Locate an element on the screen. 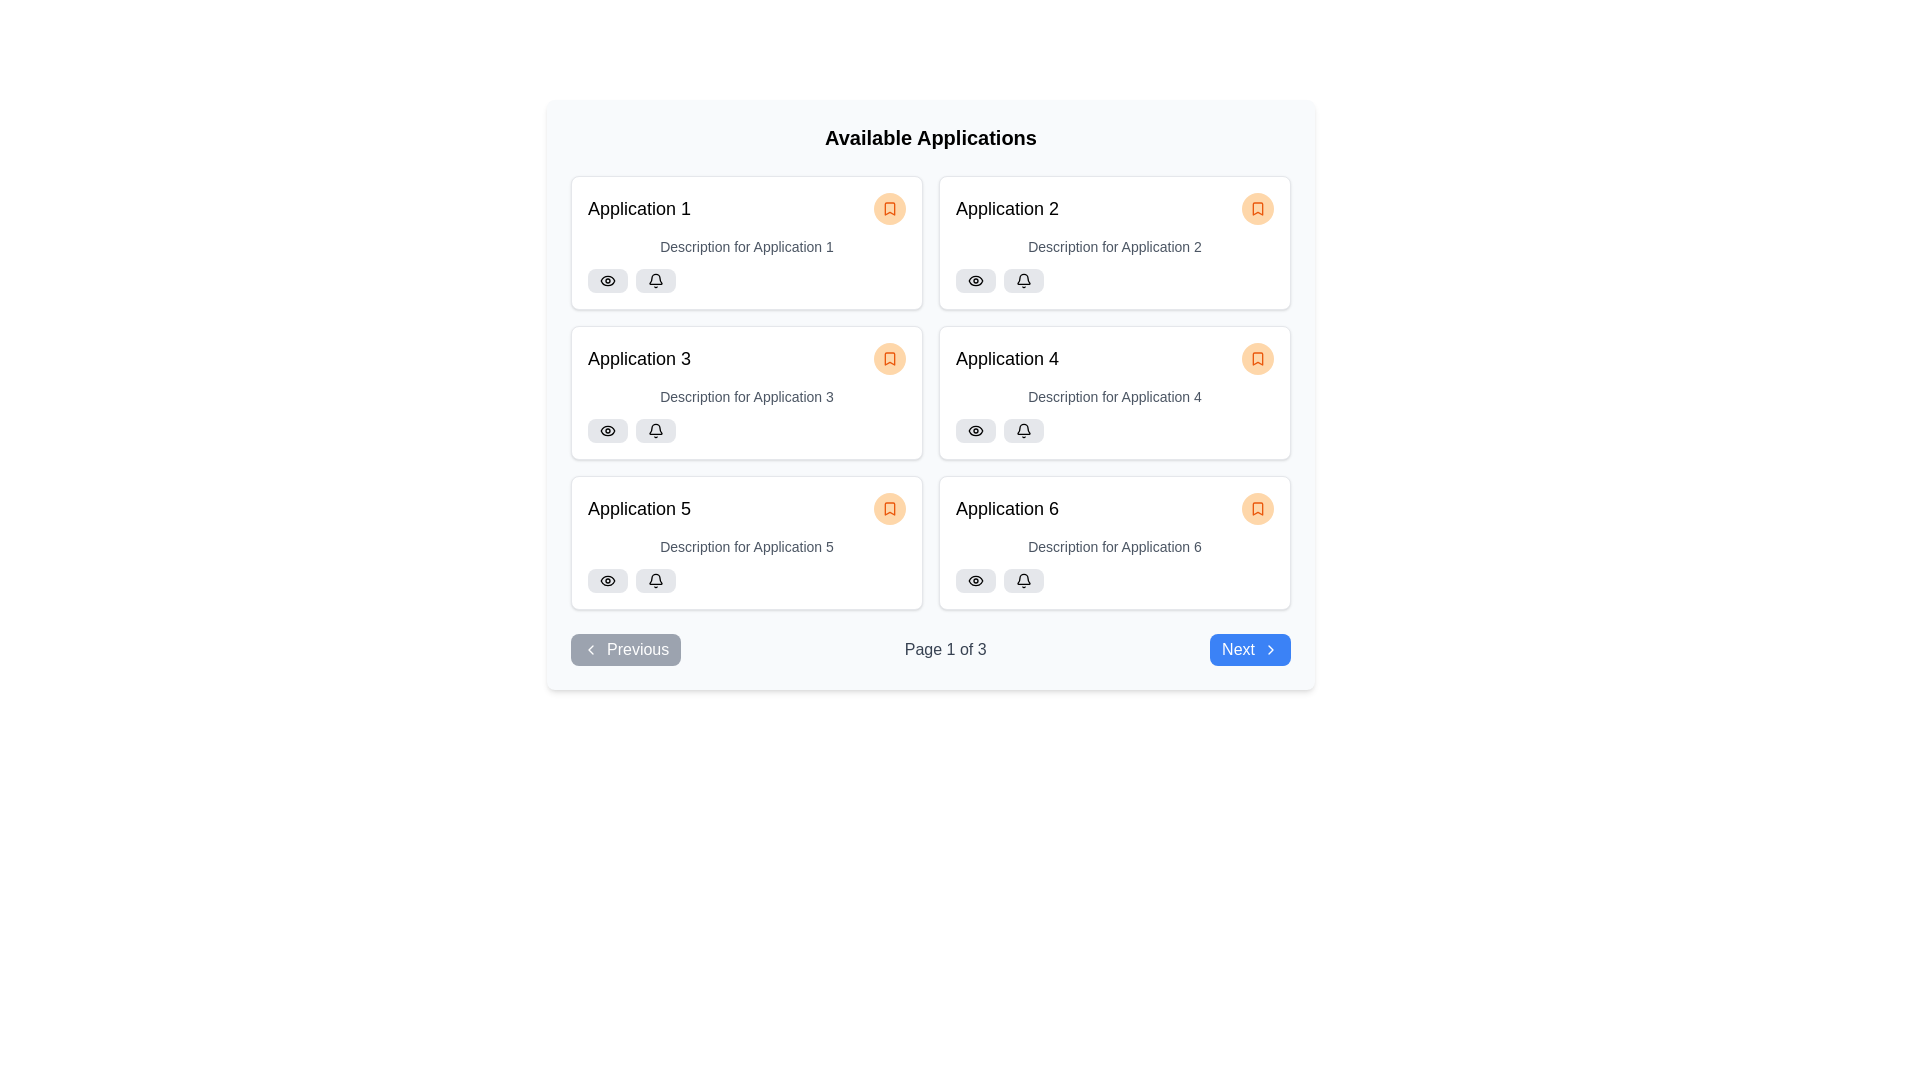 Image resolution: width=1920 pixels, height=1080 pixels. the notification toggle button located below the 'Application 5' card, which is the second icon in a row of two buttons is located at coordinates (656, 581).